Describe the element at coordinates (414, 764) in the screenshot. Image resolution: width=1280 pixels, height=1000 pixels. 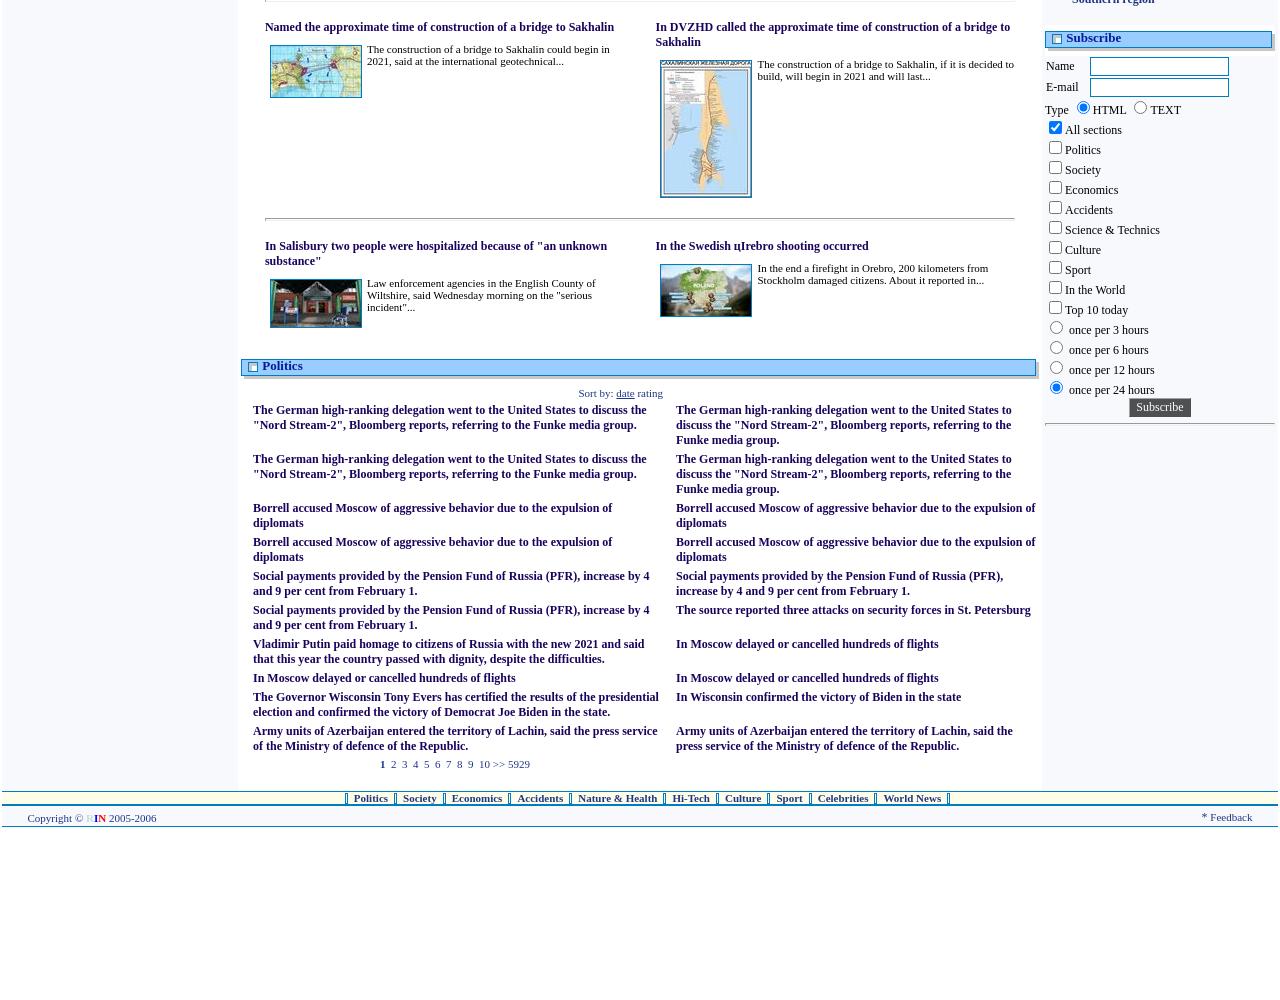
I see `'4'` at that location.